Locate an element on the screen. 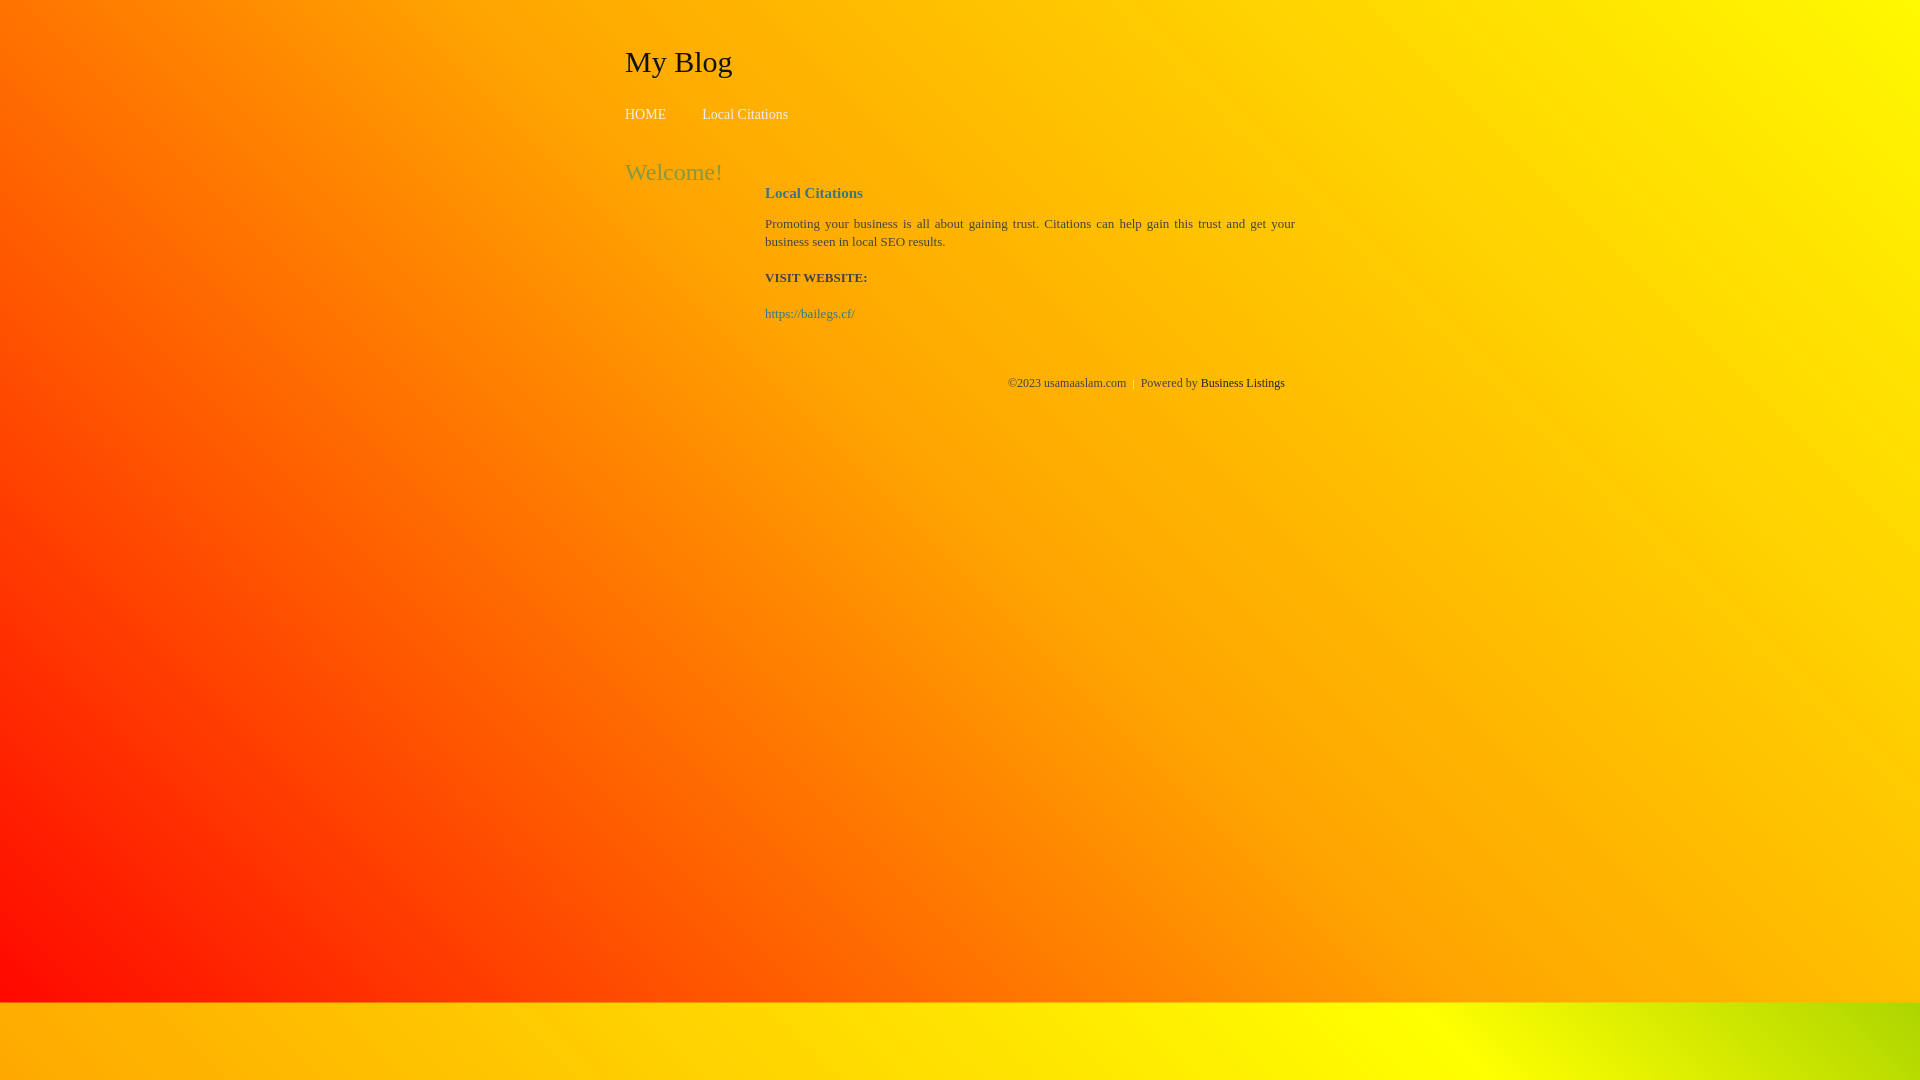 This screenshot has width=1920, height=1080. 'Local Citations' is located at coordinates (743, 114).